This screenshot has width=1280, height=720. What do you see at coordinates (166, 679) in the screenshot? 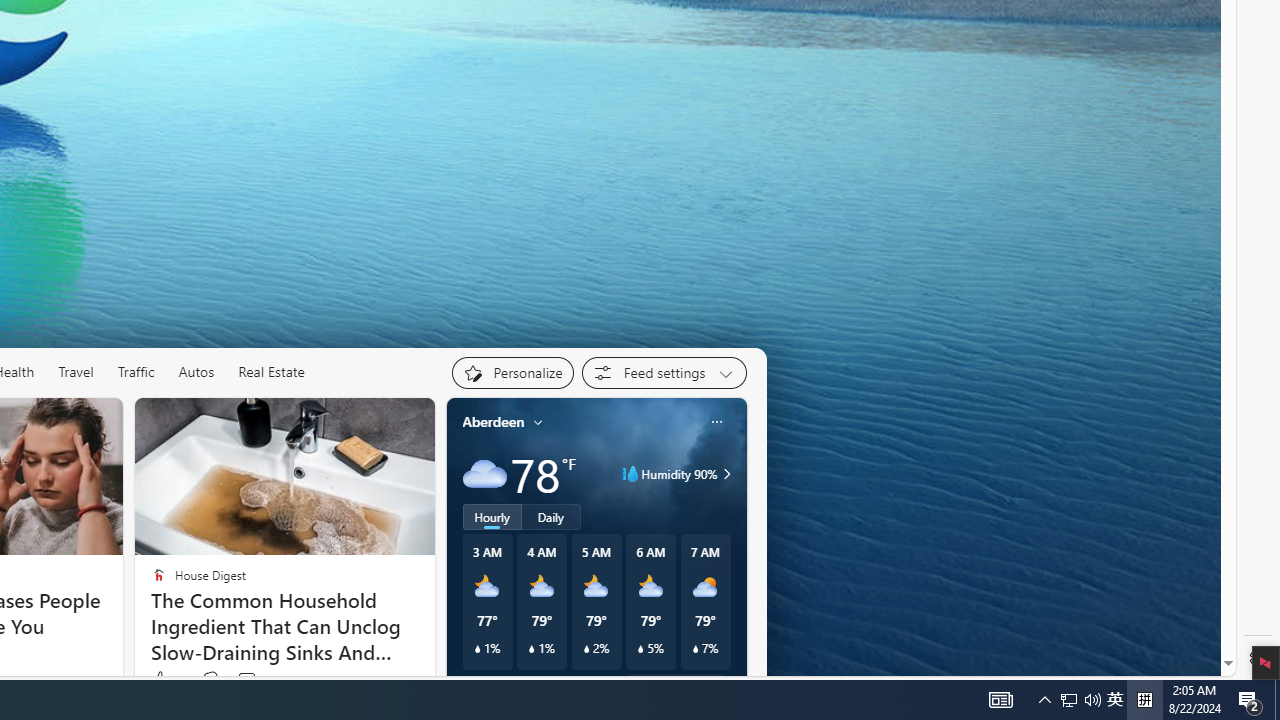
I see `'2k Like'` at bounding box center [166, 679].